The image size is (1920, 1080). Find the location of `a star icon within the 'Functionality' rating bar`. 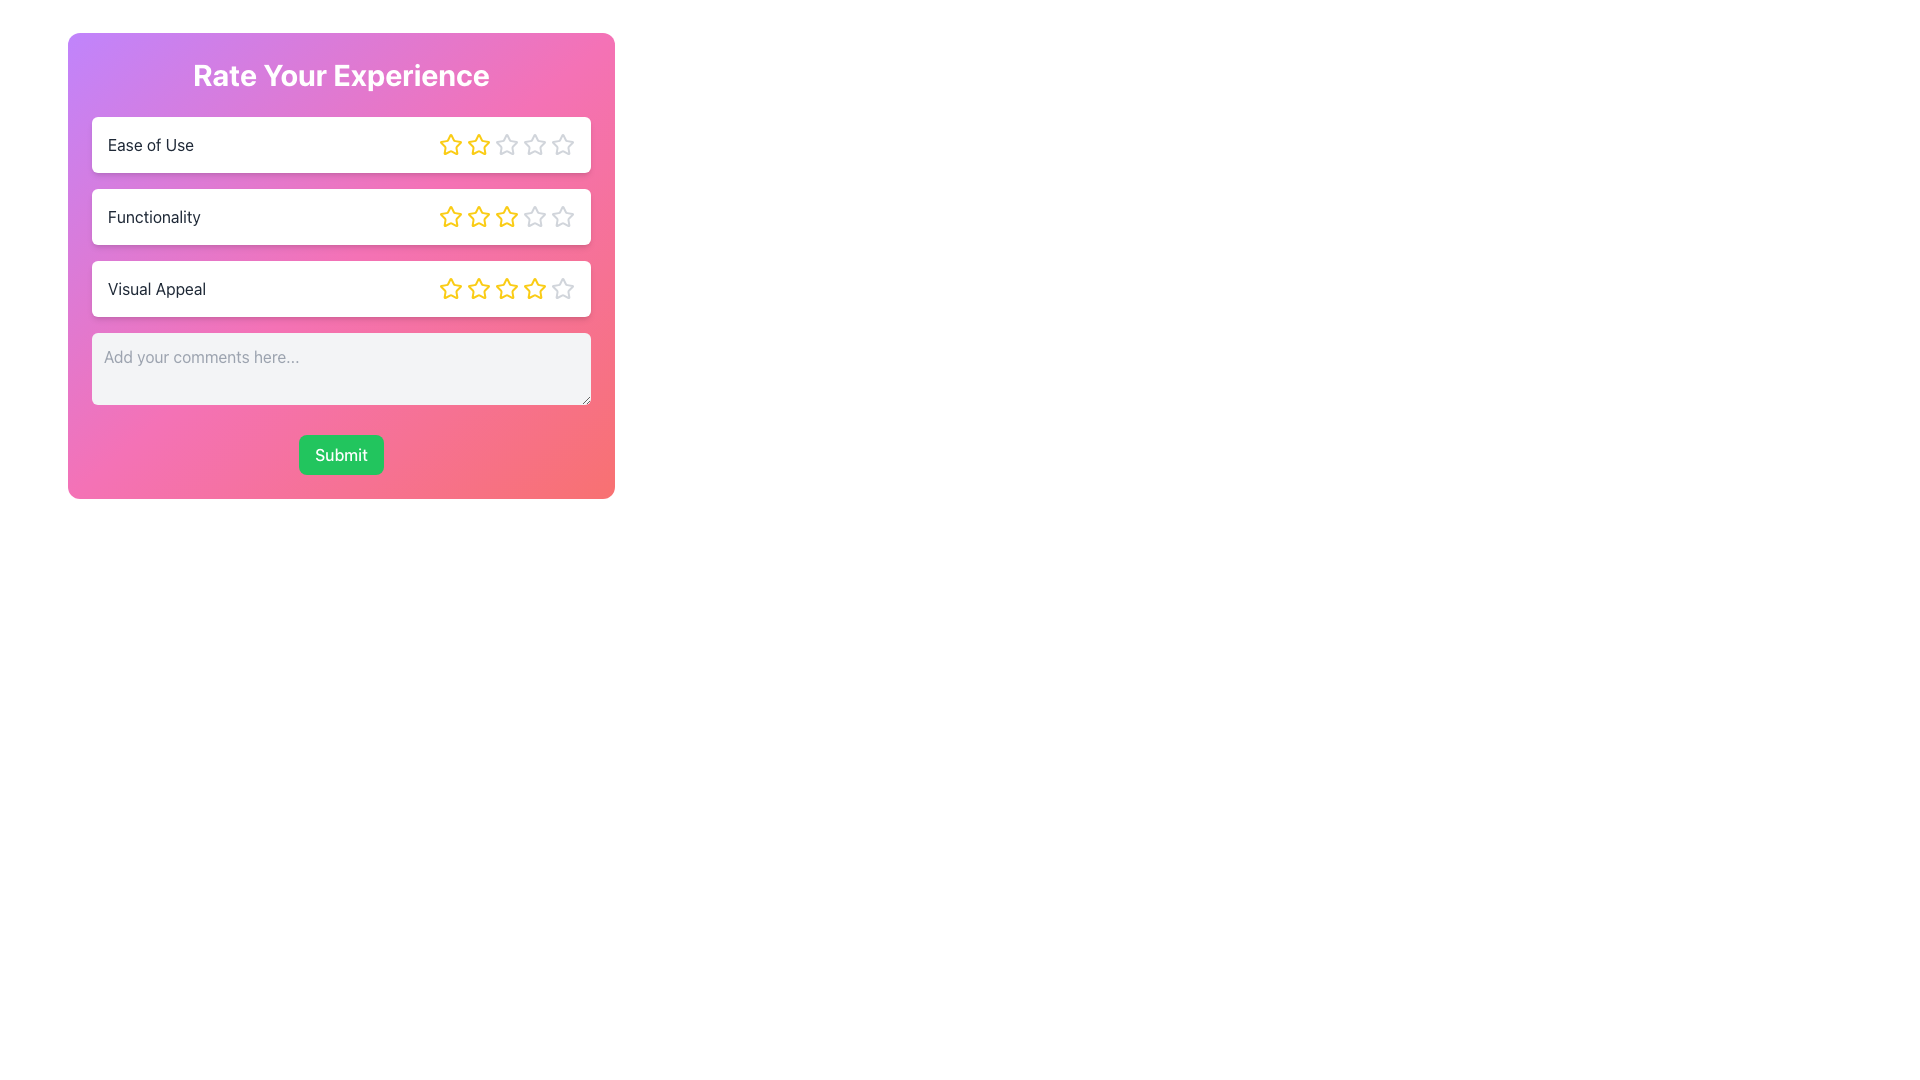

a star icon within the 'Functionality' rating bar is located at coordinates (341, 216).